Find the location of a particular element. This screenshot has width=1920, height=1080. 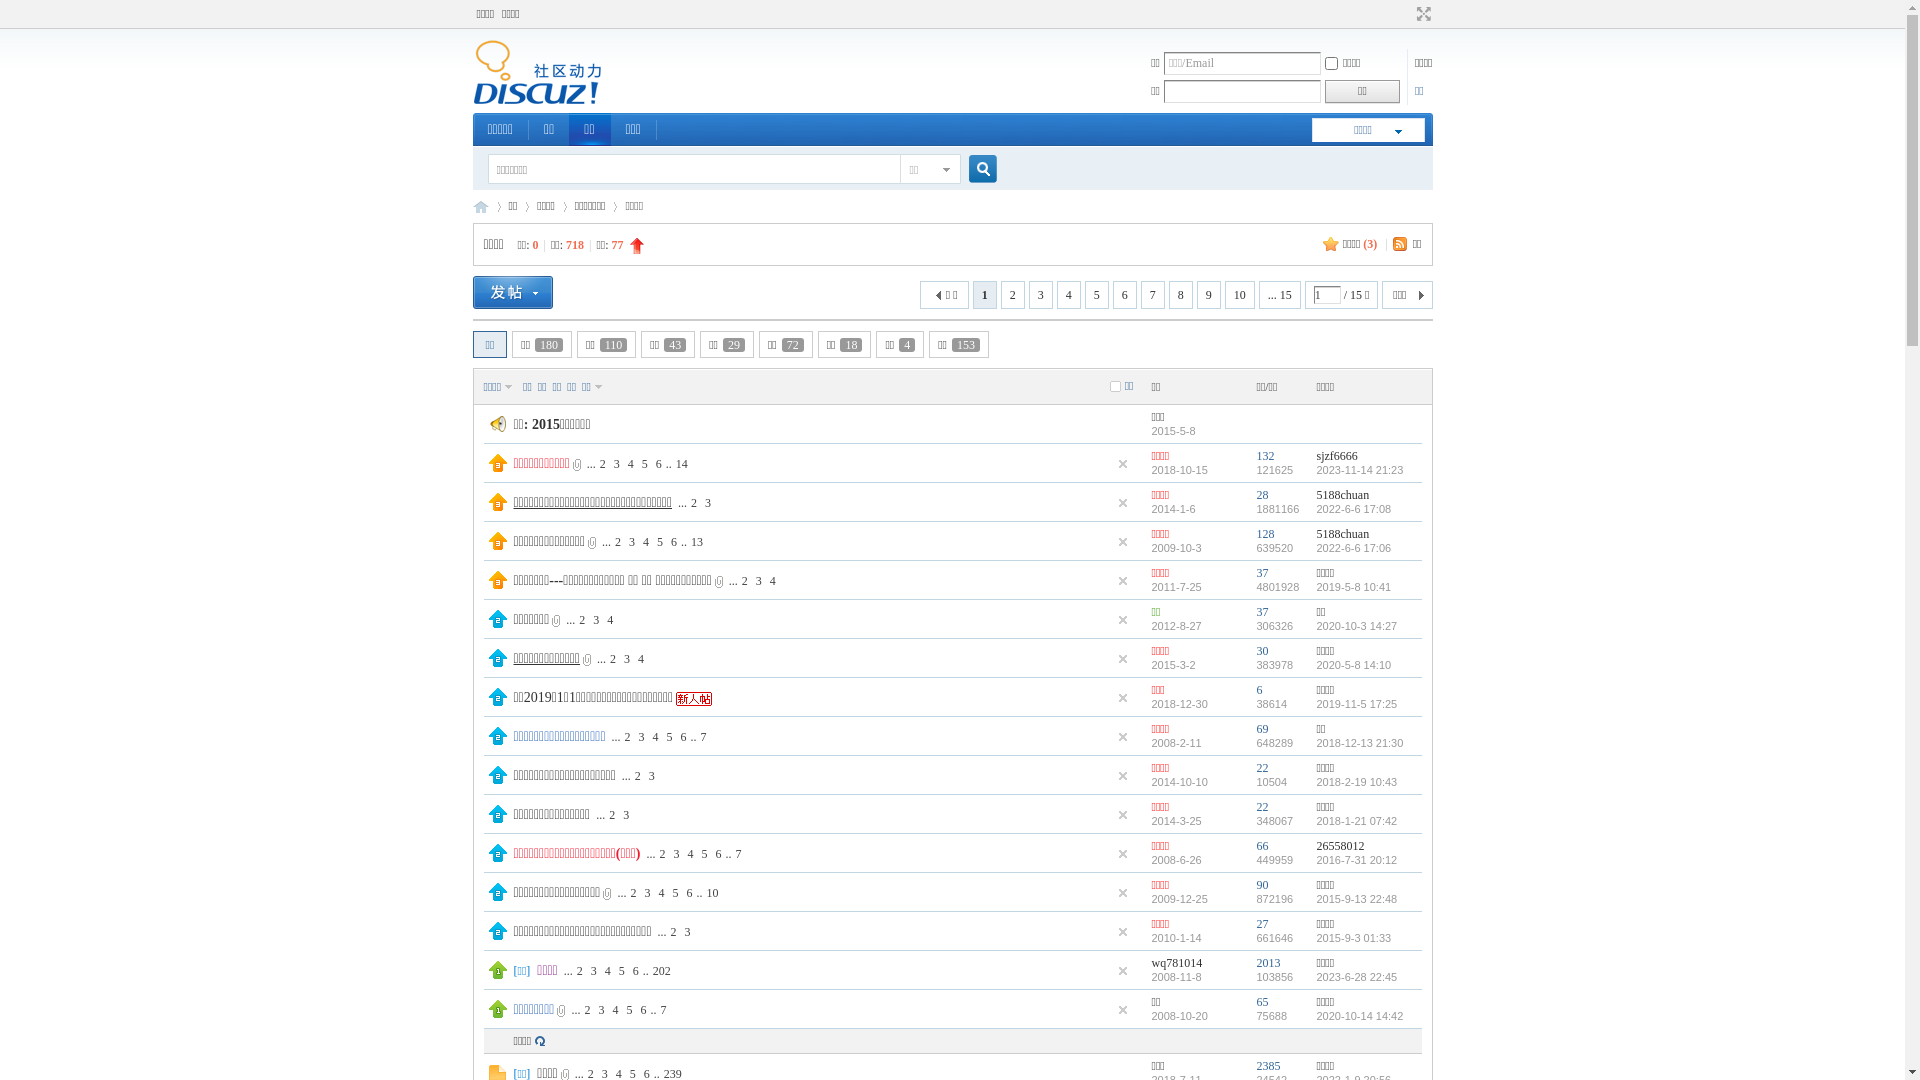

'2023-11-14 21:23' is located at coordinates (1315, 470).